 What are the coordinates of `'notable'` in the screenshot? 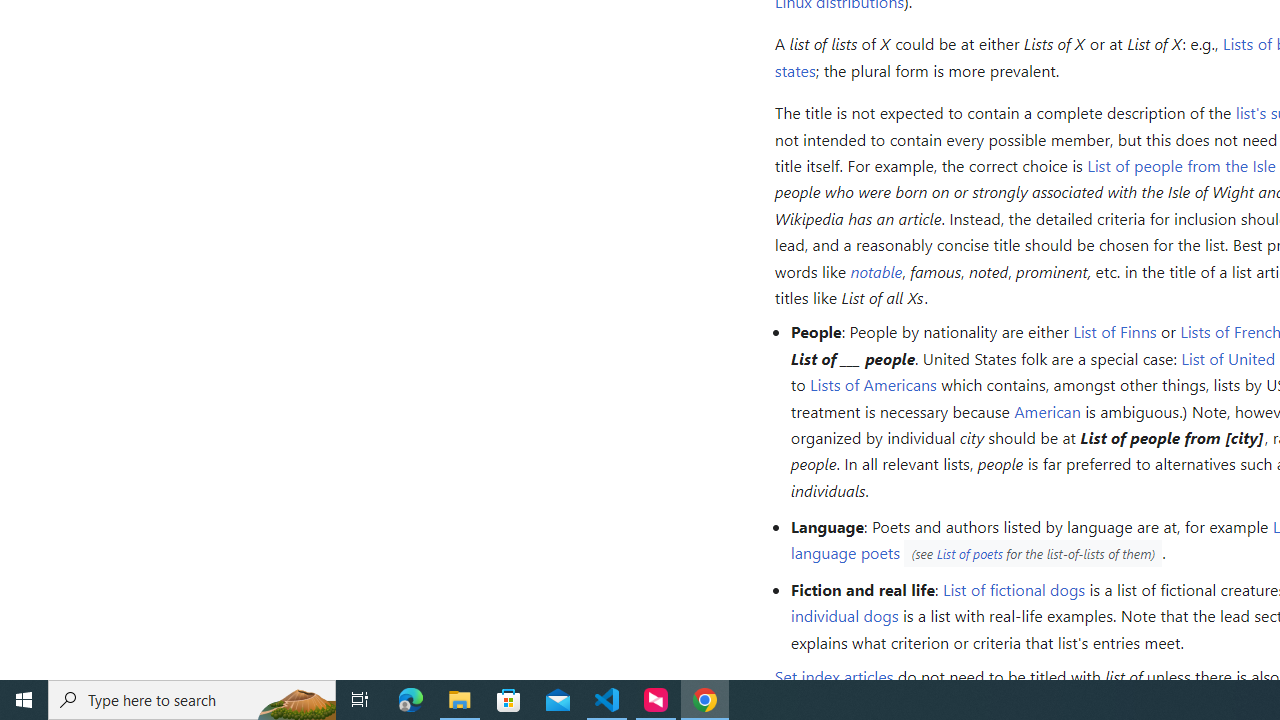 It's located at (876, 271).